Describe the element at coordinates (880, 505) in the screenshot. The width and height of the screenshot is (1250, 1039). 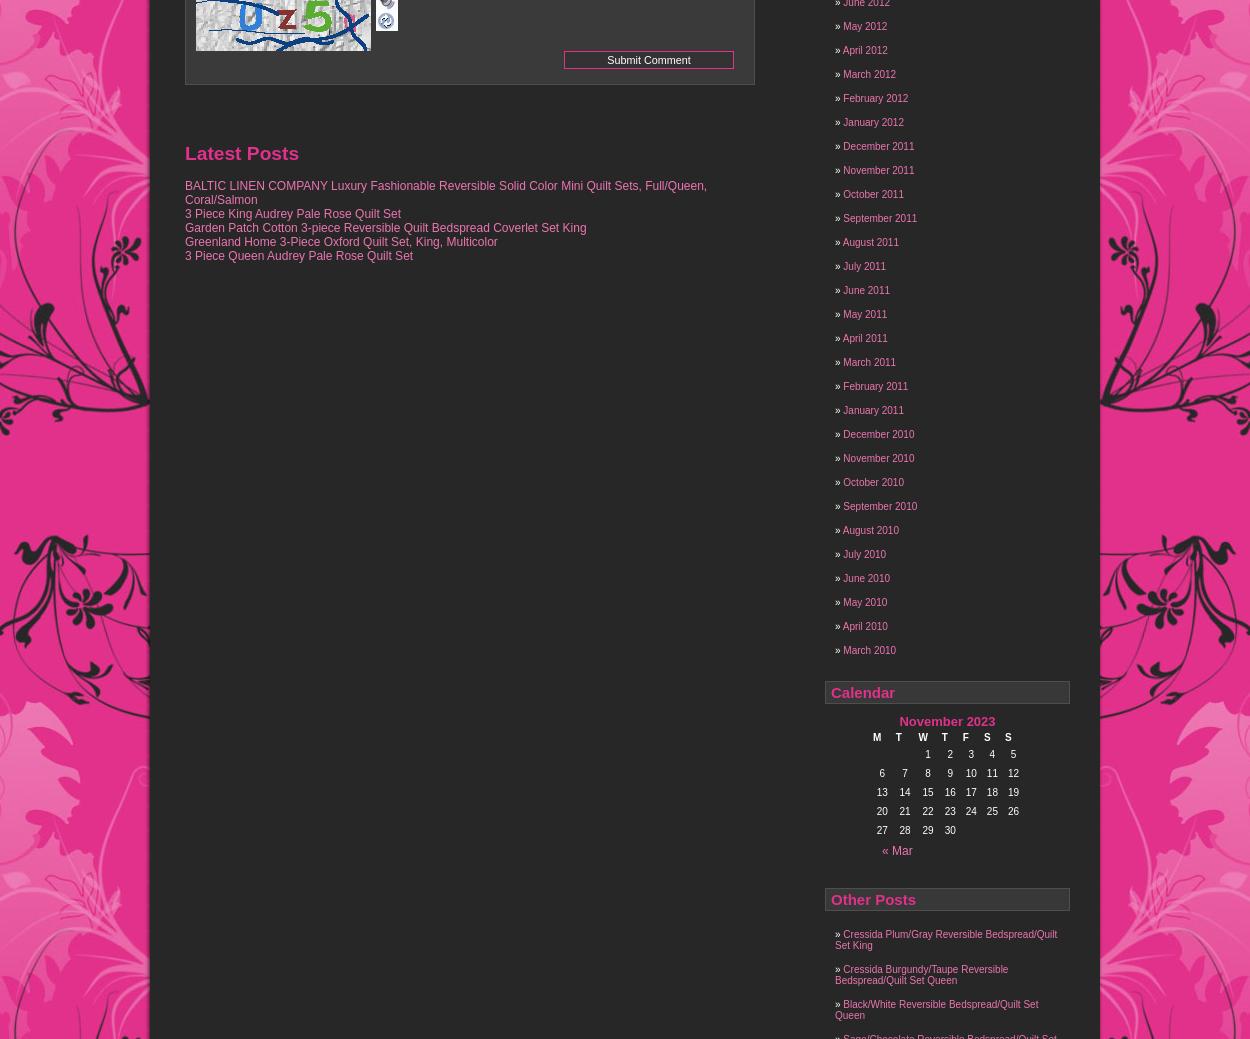
I see `'September 2010'` at that location.